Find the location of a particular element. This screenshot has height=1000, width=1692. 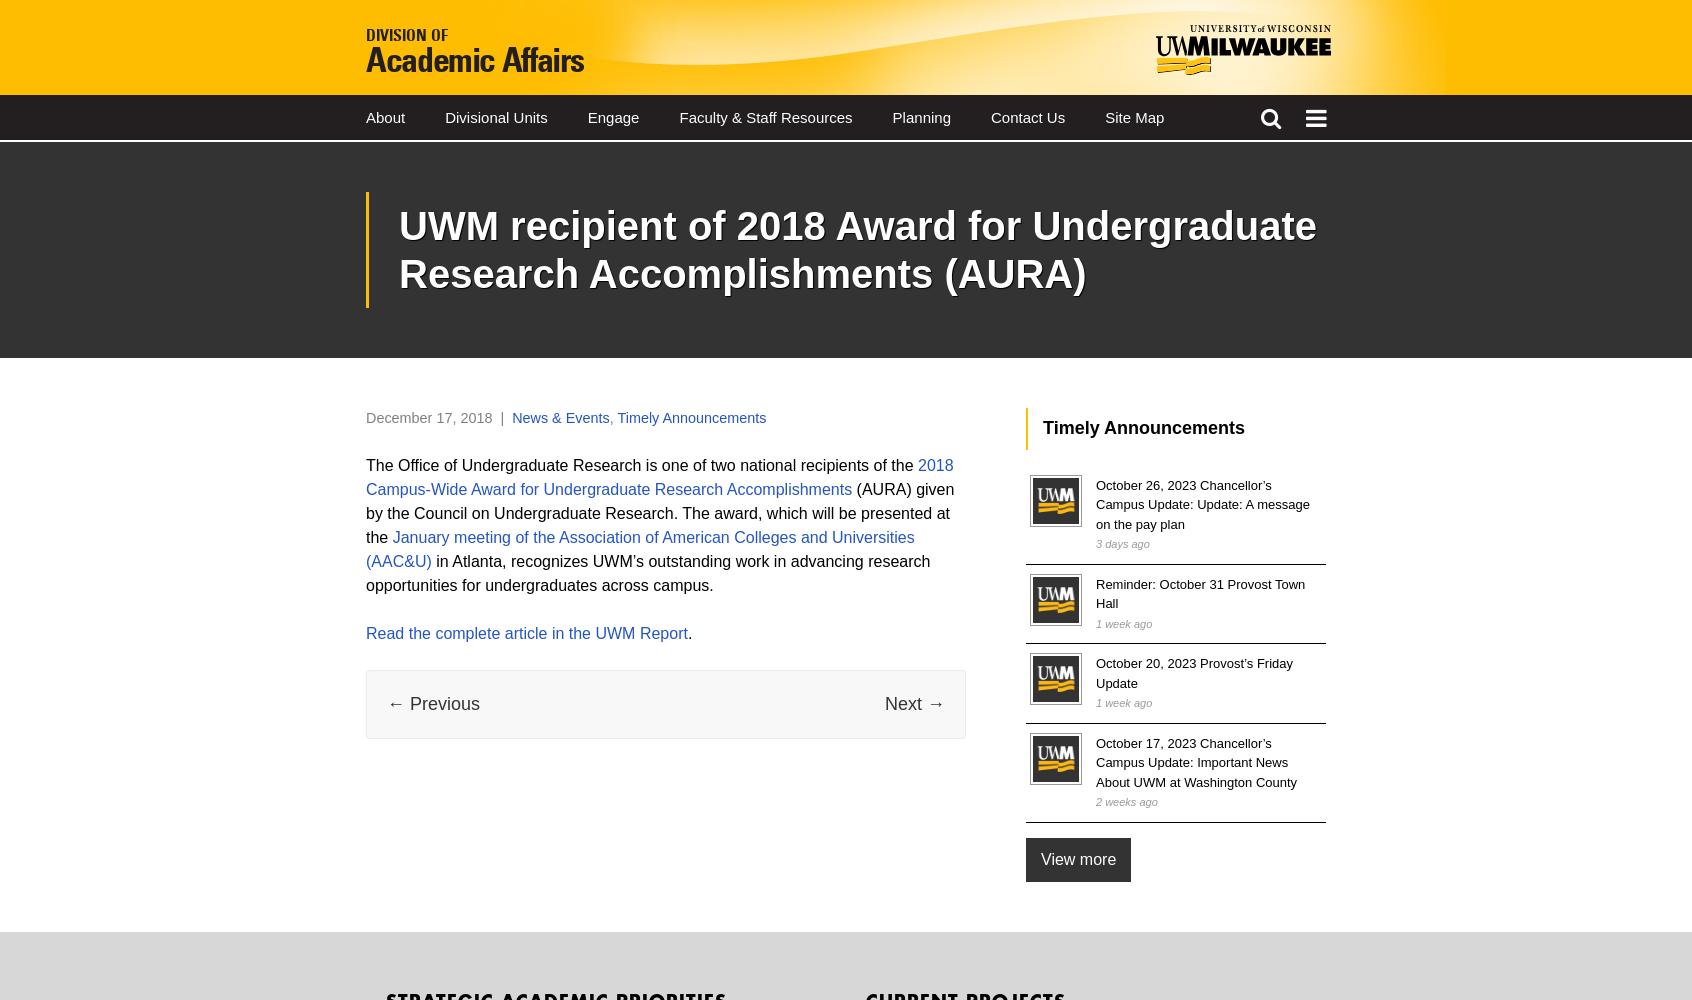

',' is located at coordinates (612, 418).